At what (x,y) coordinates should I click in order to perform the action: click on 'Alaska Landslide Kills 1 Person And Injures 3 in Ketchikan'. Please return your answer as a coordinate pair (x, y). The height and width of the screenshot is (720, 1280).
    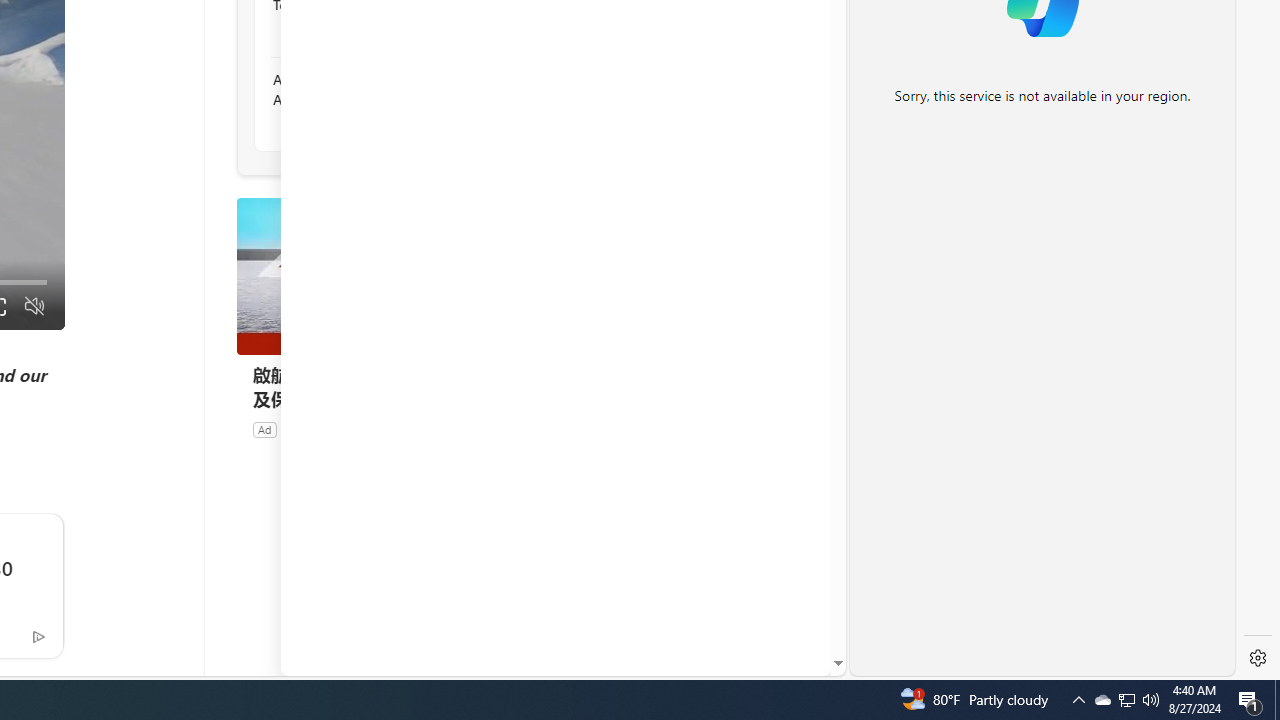
    Looking at the image, I should click on (381, 88).